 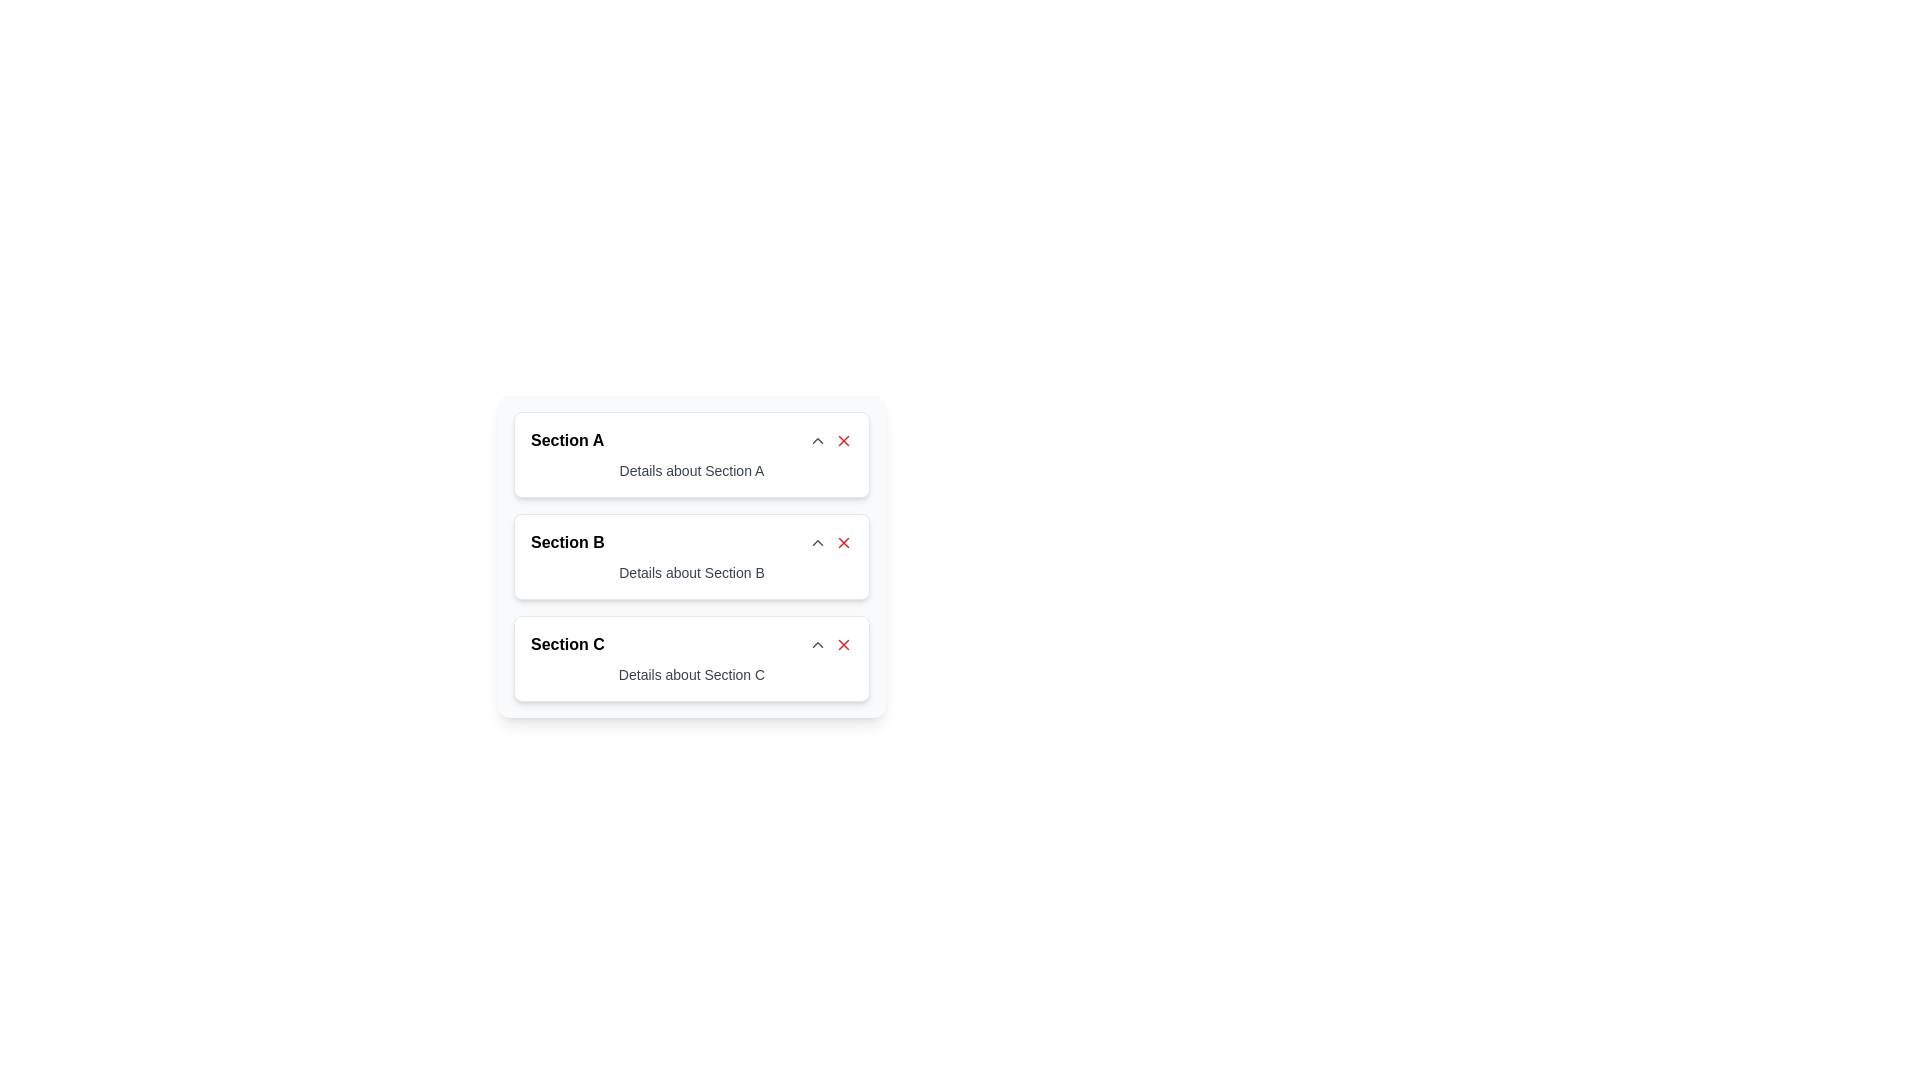 What do you see at coordinates (844, 644) in the screenshot?
I see `the red close icon button located at the rightmost side of the 'Section C' header` at bounding box center [844, 644].